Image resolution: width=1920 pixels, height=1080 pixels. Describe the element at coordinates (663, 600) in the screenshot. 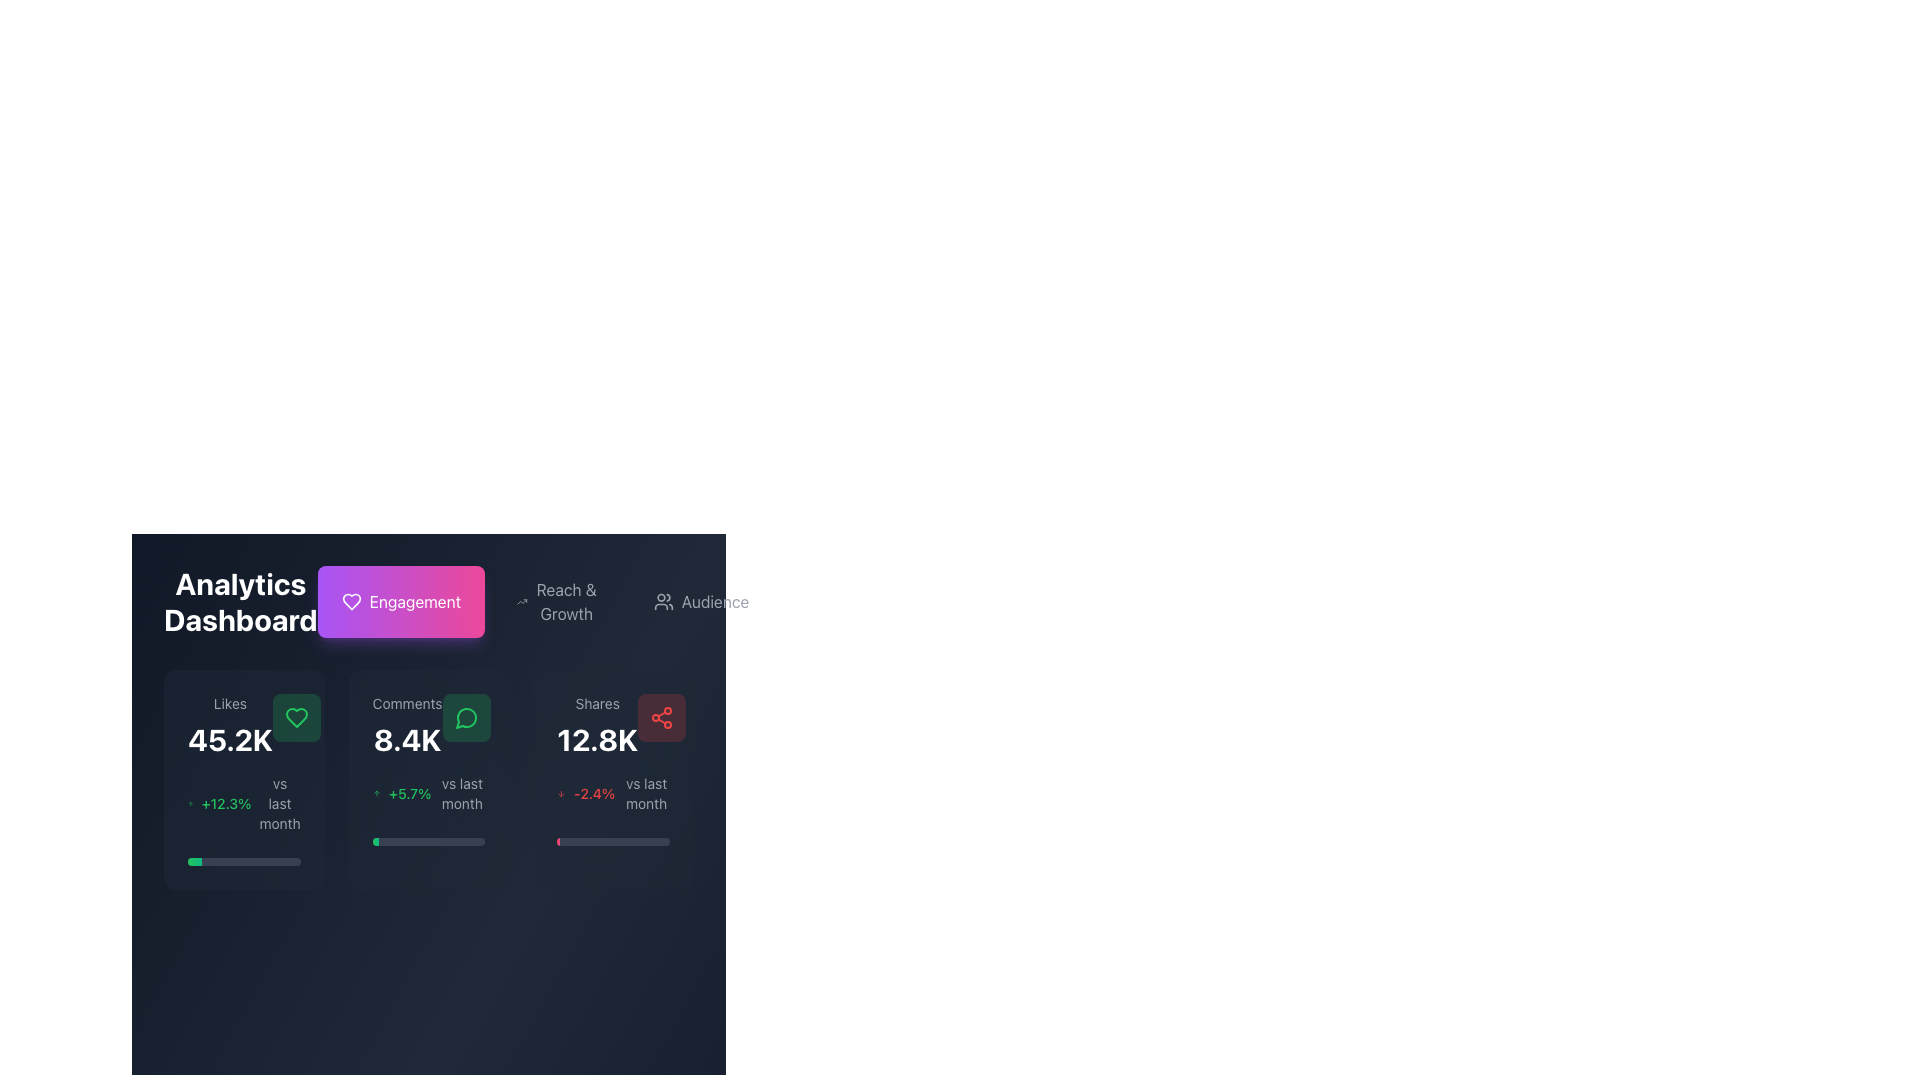

I see `the user profile icon, which is a vector graphic consisting of two rounded shapes resembling stylized people, positioned next to the text 'Audience'` at that location.